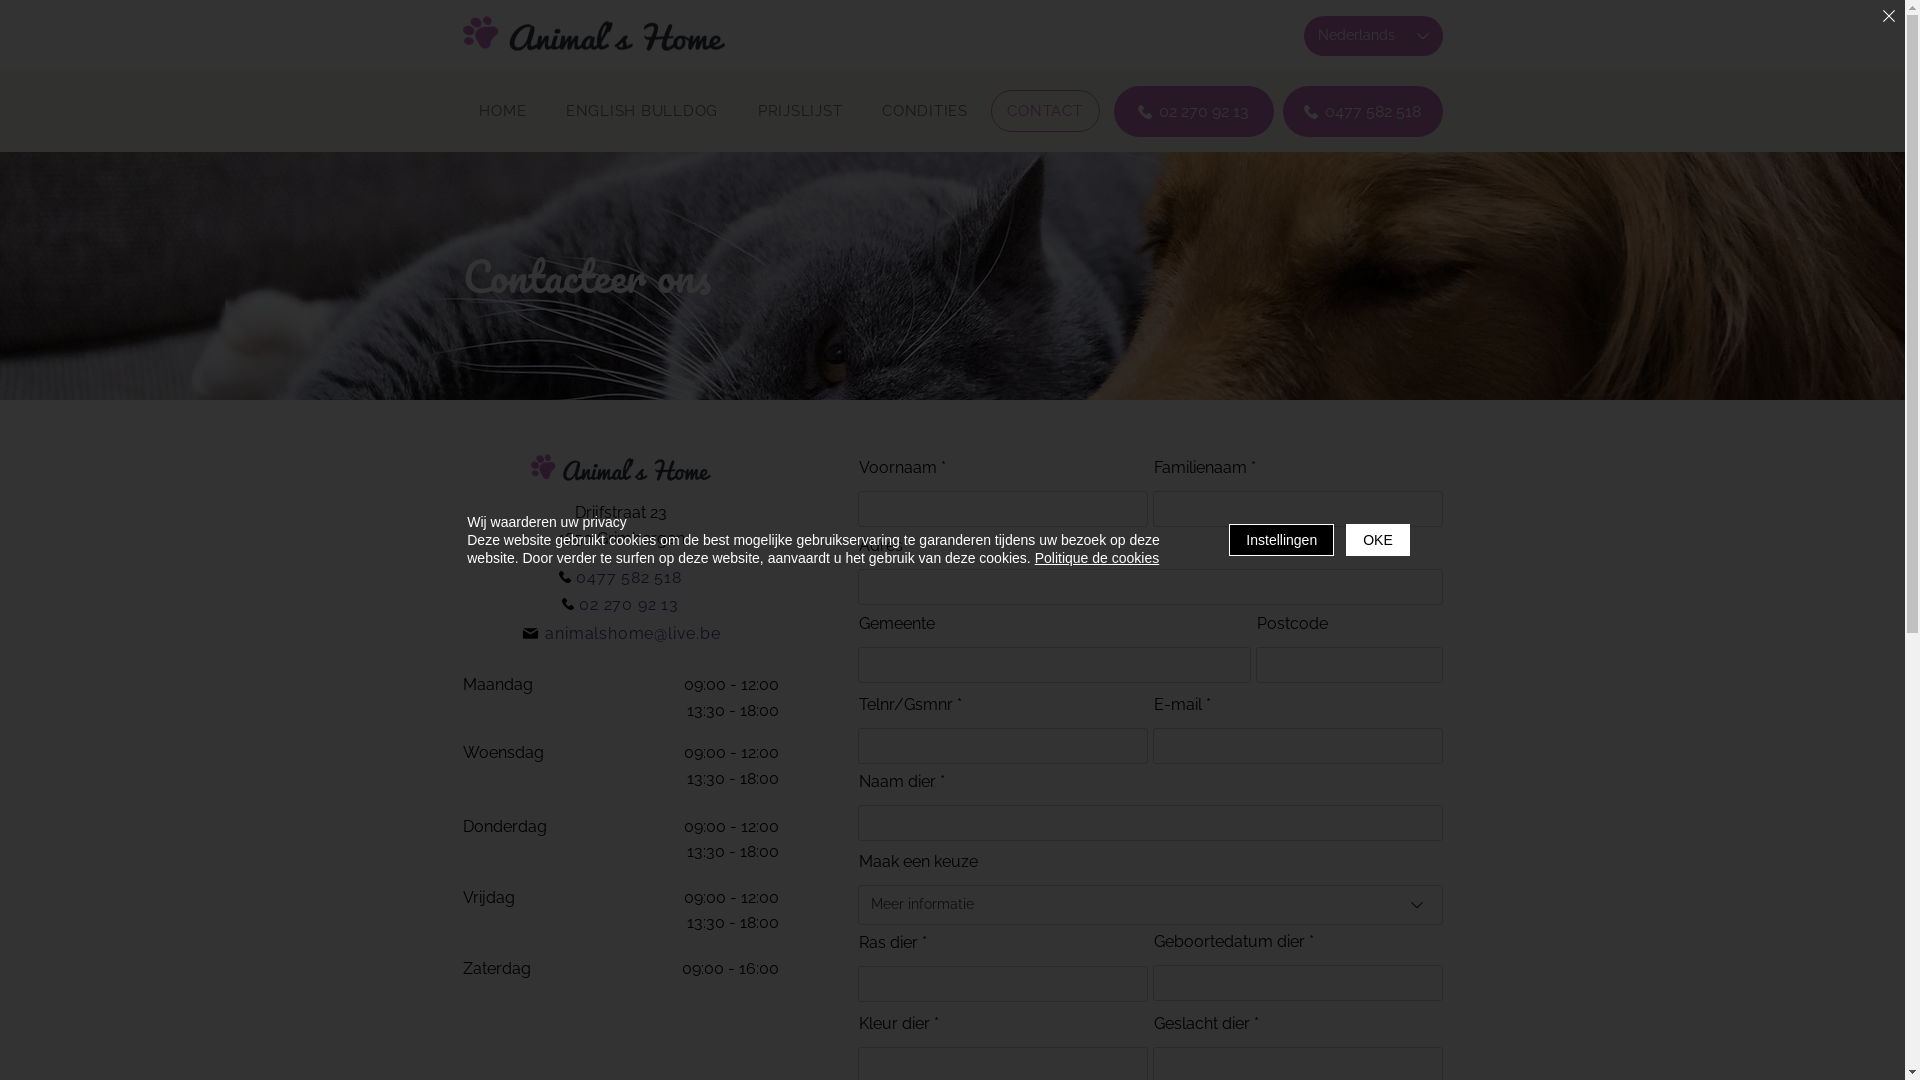 This screenshot has height=1080, width=1920. What do you see at coordinates (460, 111) in the screenshot?
I see `'HOME'` at bounding box center [460, 111].